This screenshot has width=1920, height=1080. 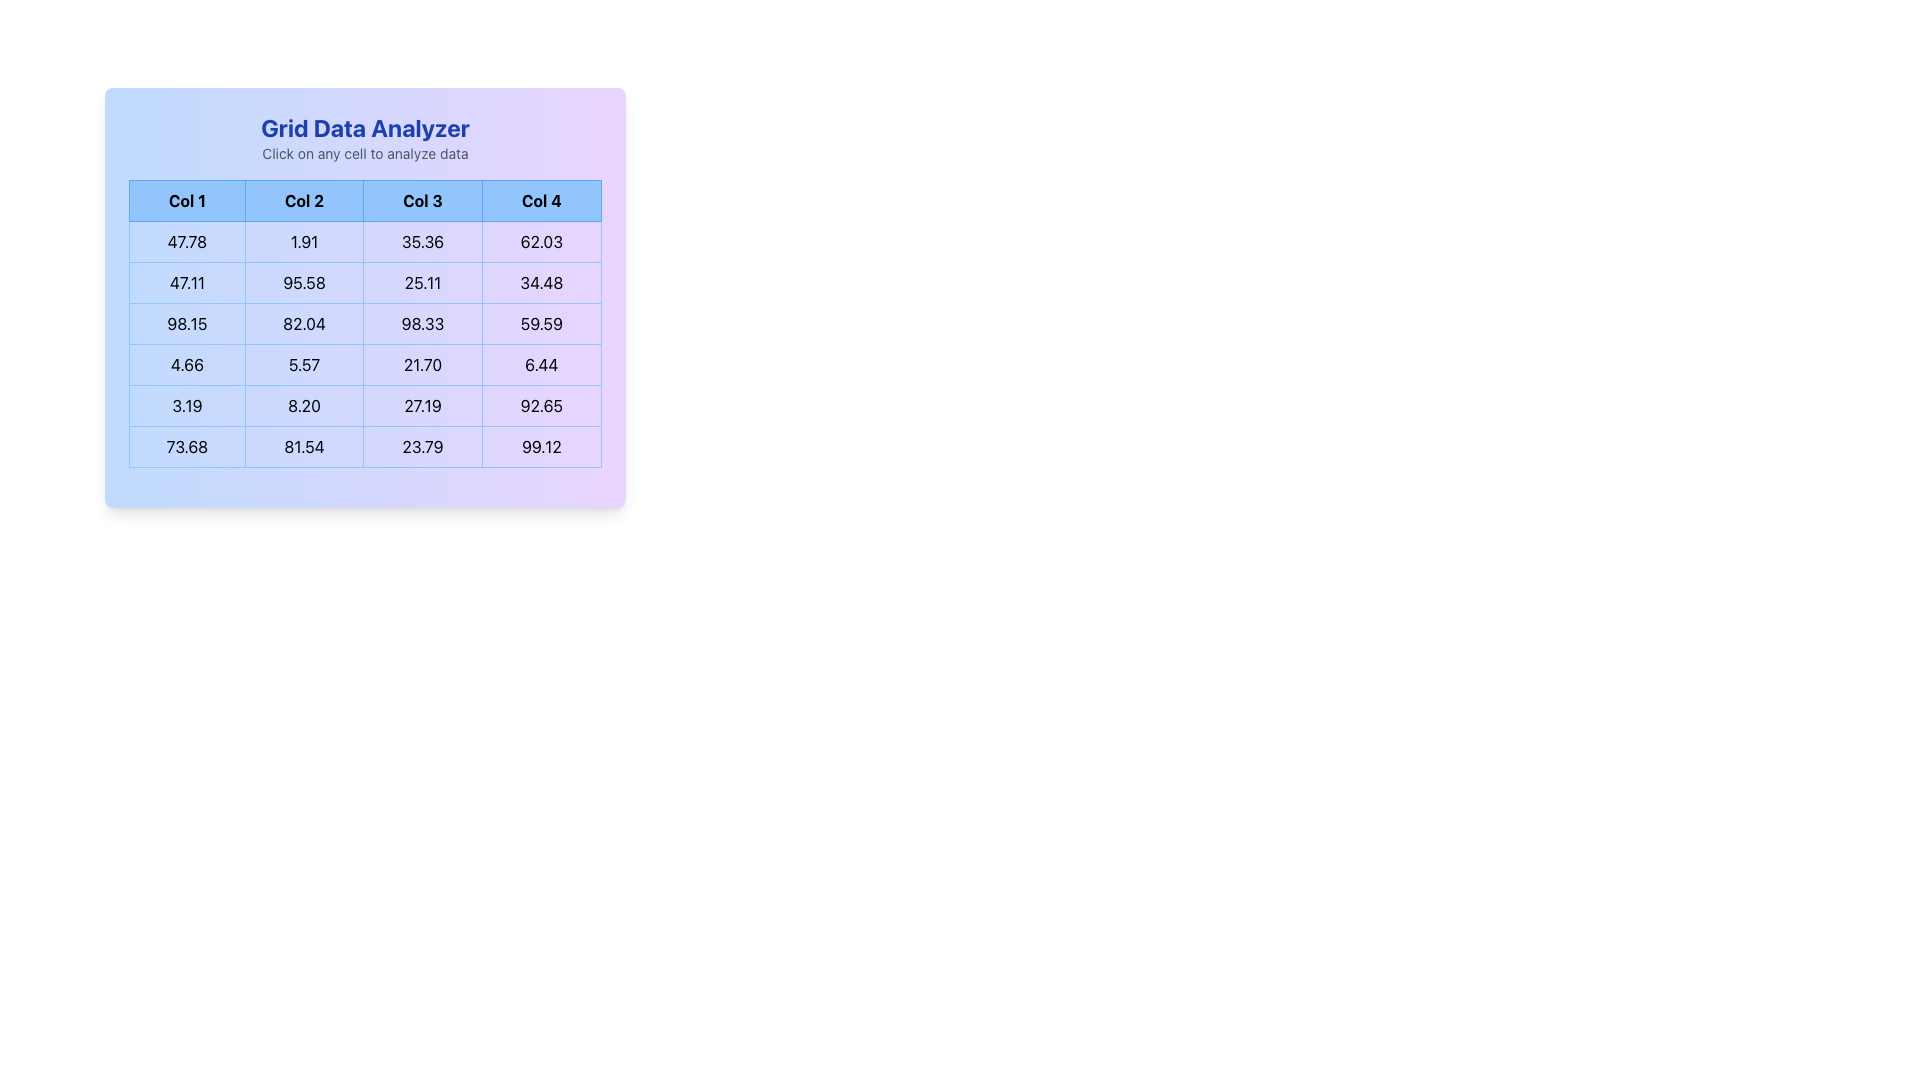 What do you see at coordinates (365, 323) in the screenshot?
I see `numerical values from the third row of the grid, which displays values '98.15', '82.04', '98.33', and '59.59', all enclosed in bordered cells with a light blue background` at bounding box center [365, 323].